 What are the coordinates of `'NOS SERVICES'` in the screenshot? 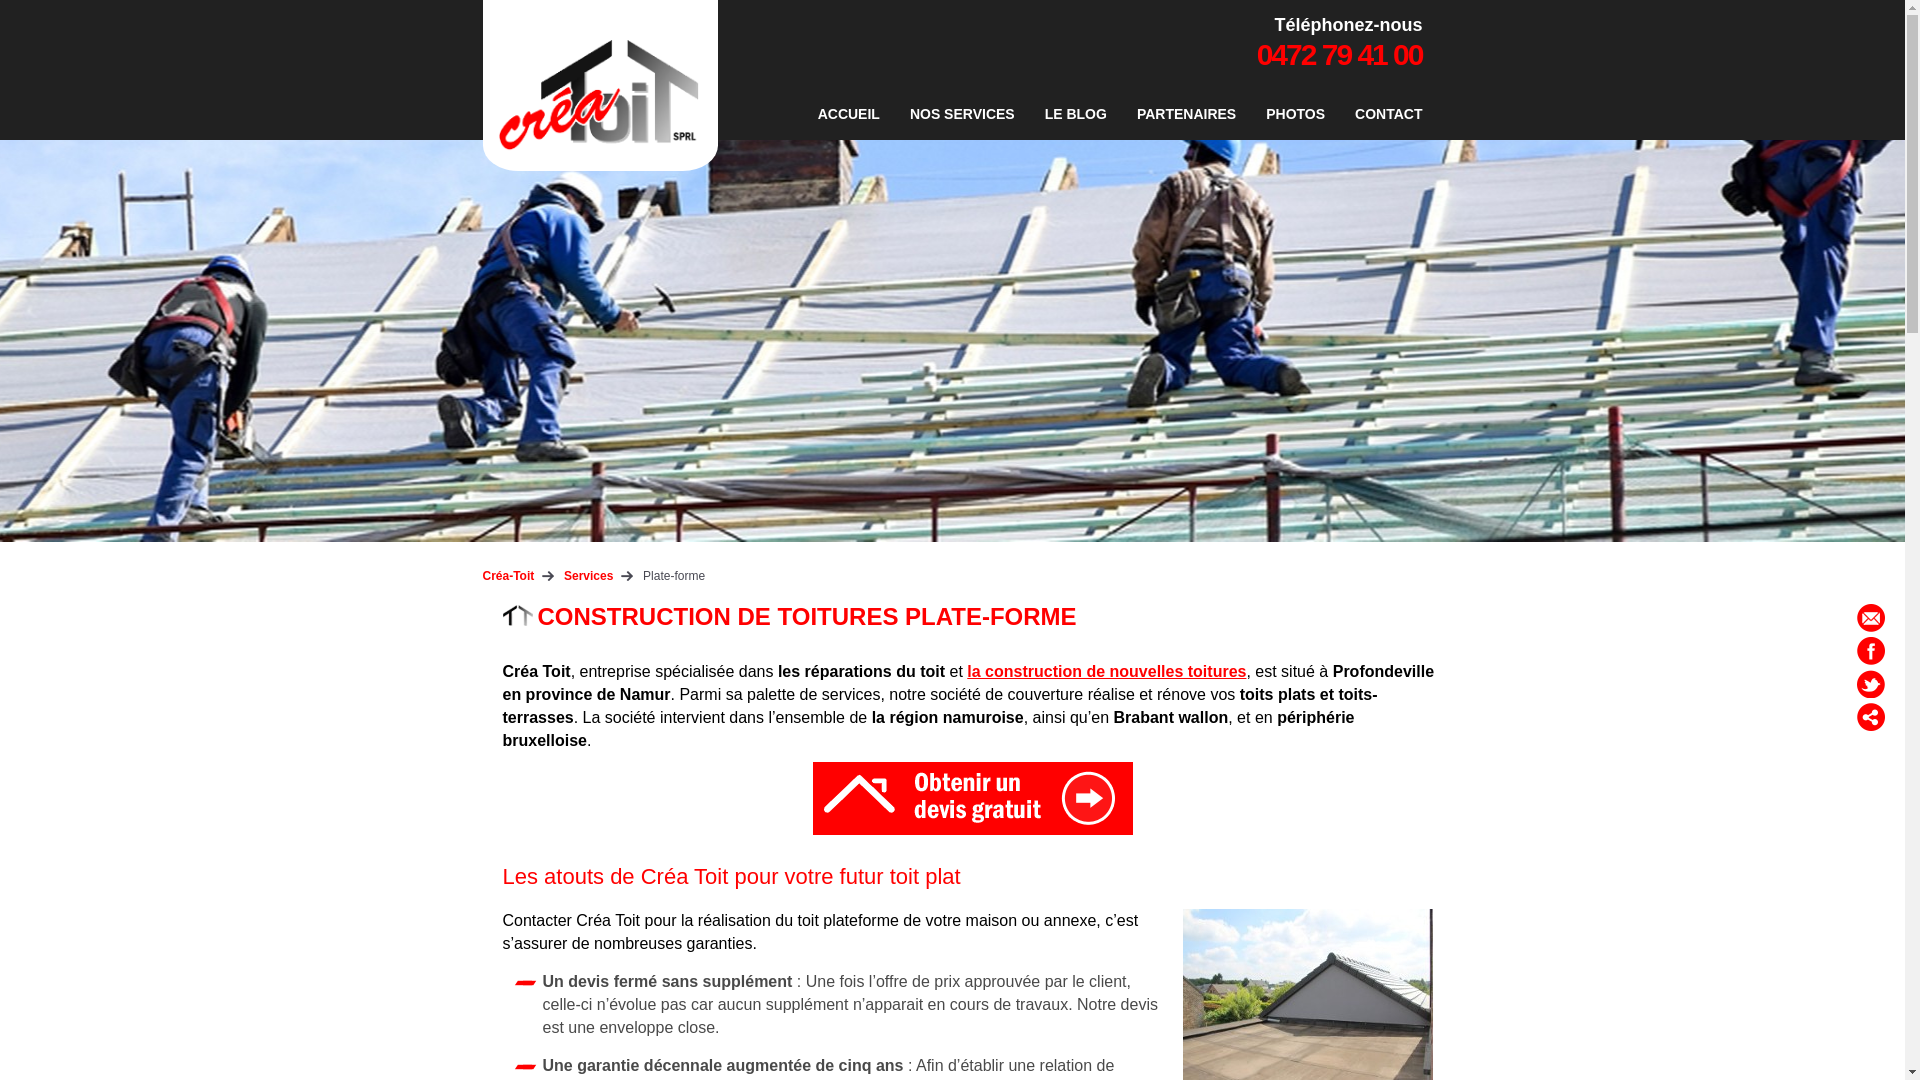 It's located at (962, 114).